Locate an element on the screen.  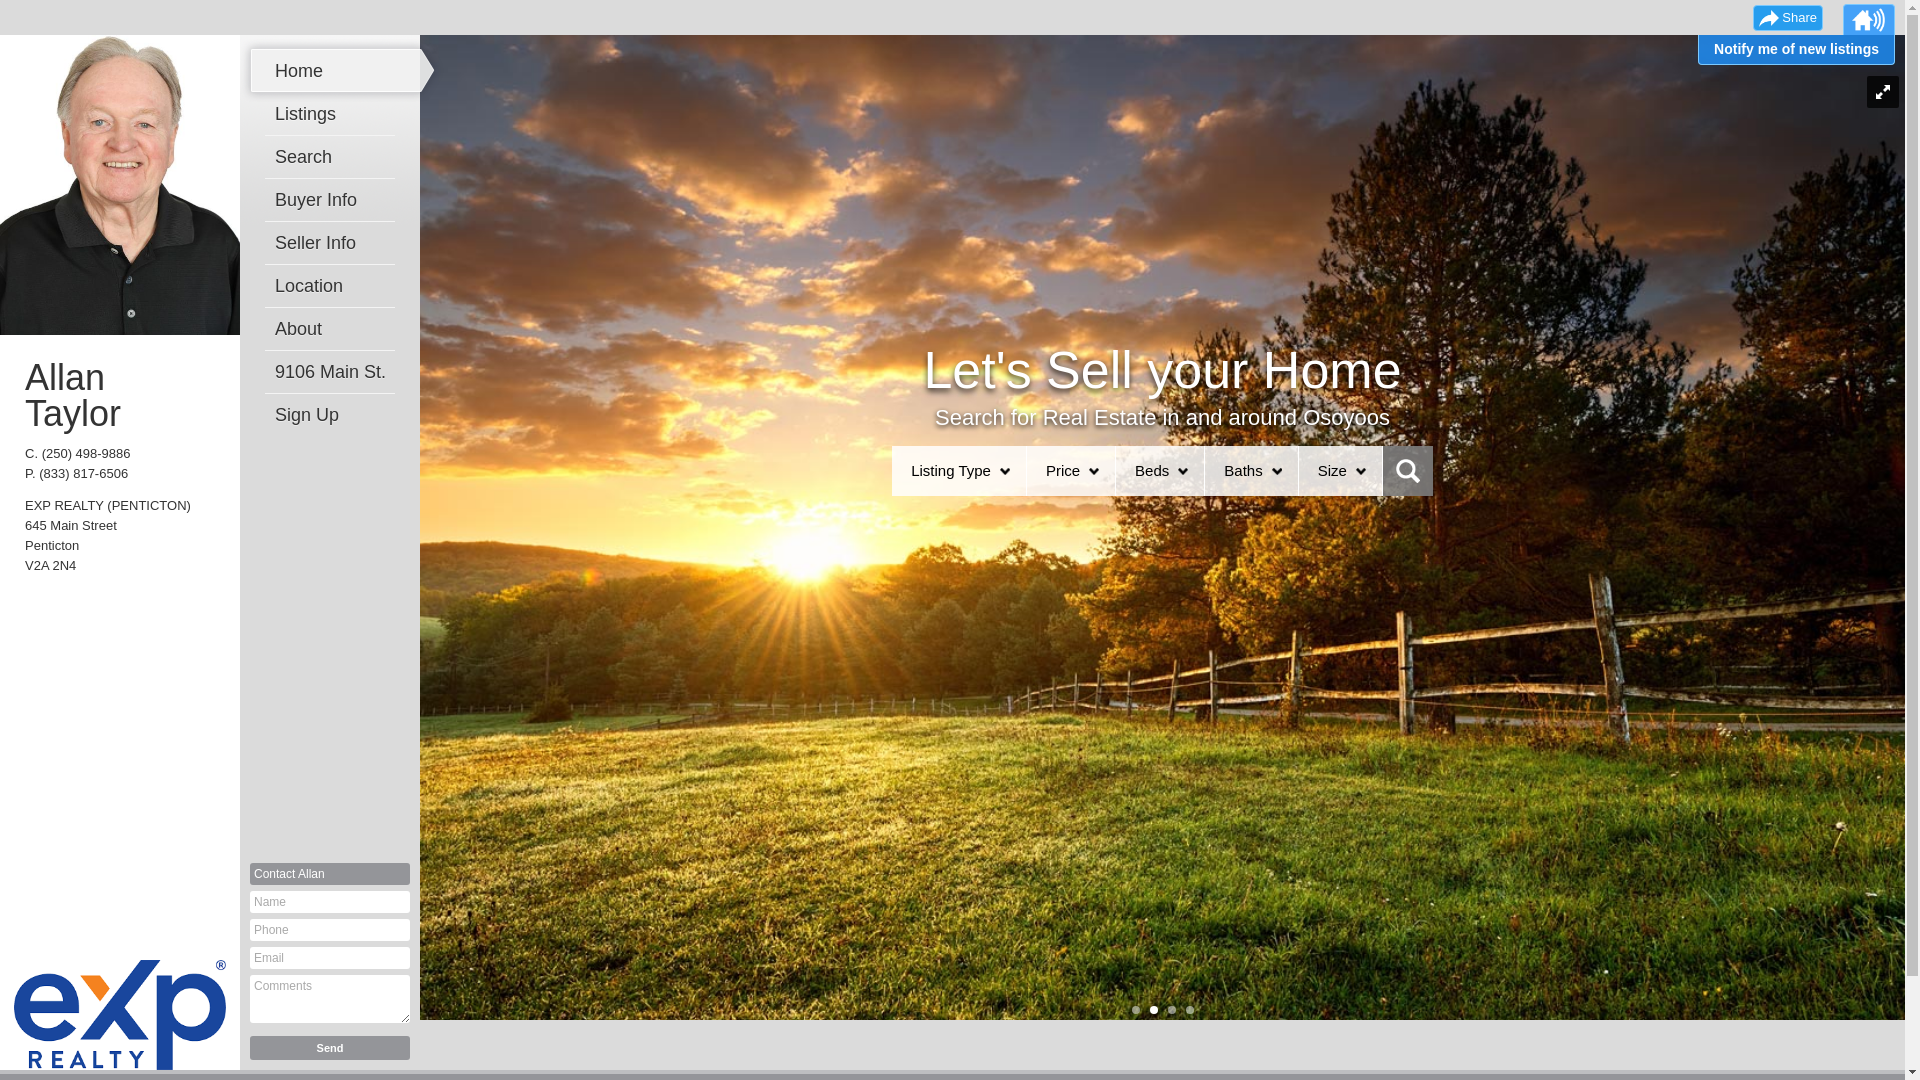
'Price' is located at coordinates (1061, 470).